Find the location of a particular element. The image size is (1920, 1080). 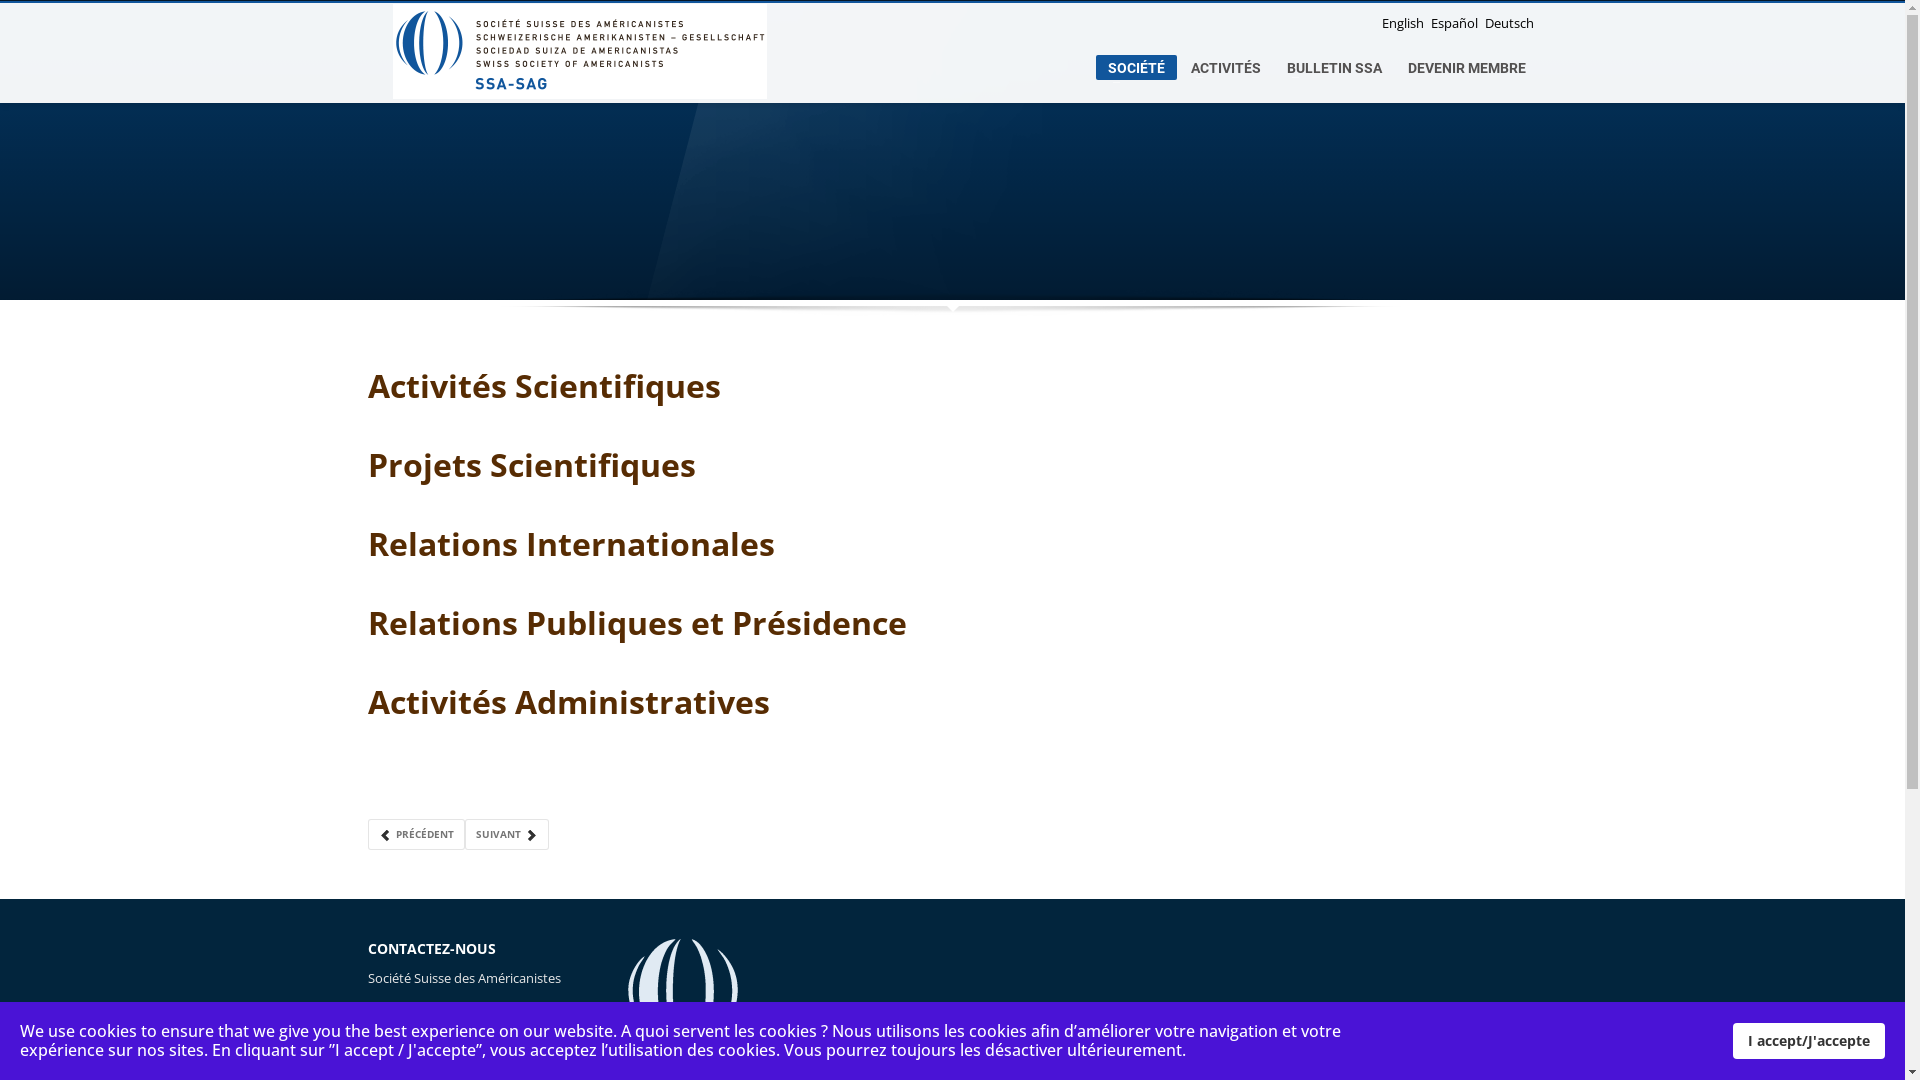

'I accept/J'accepte' is located at coordinates (1809, 1040).